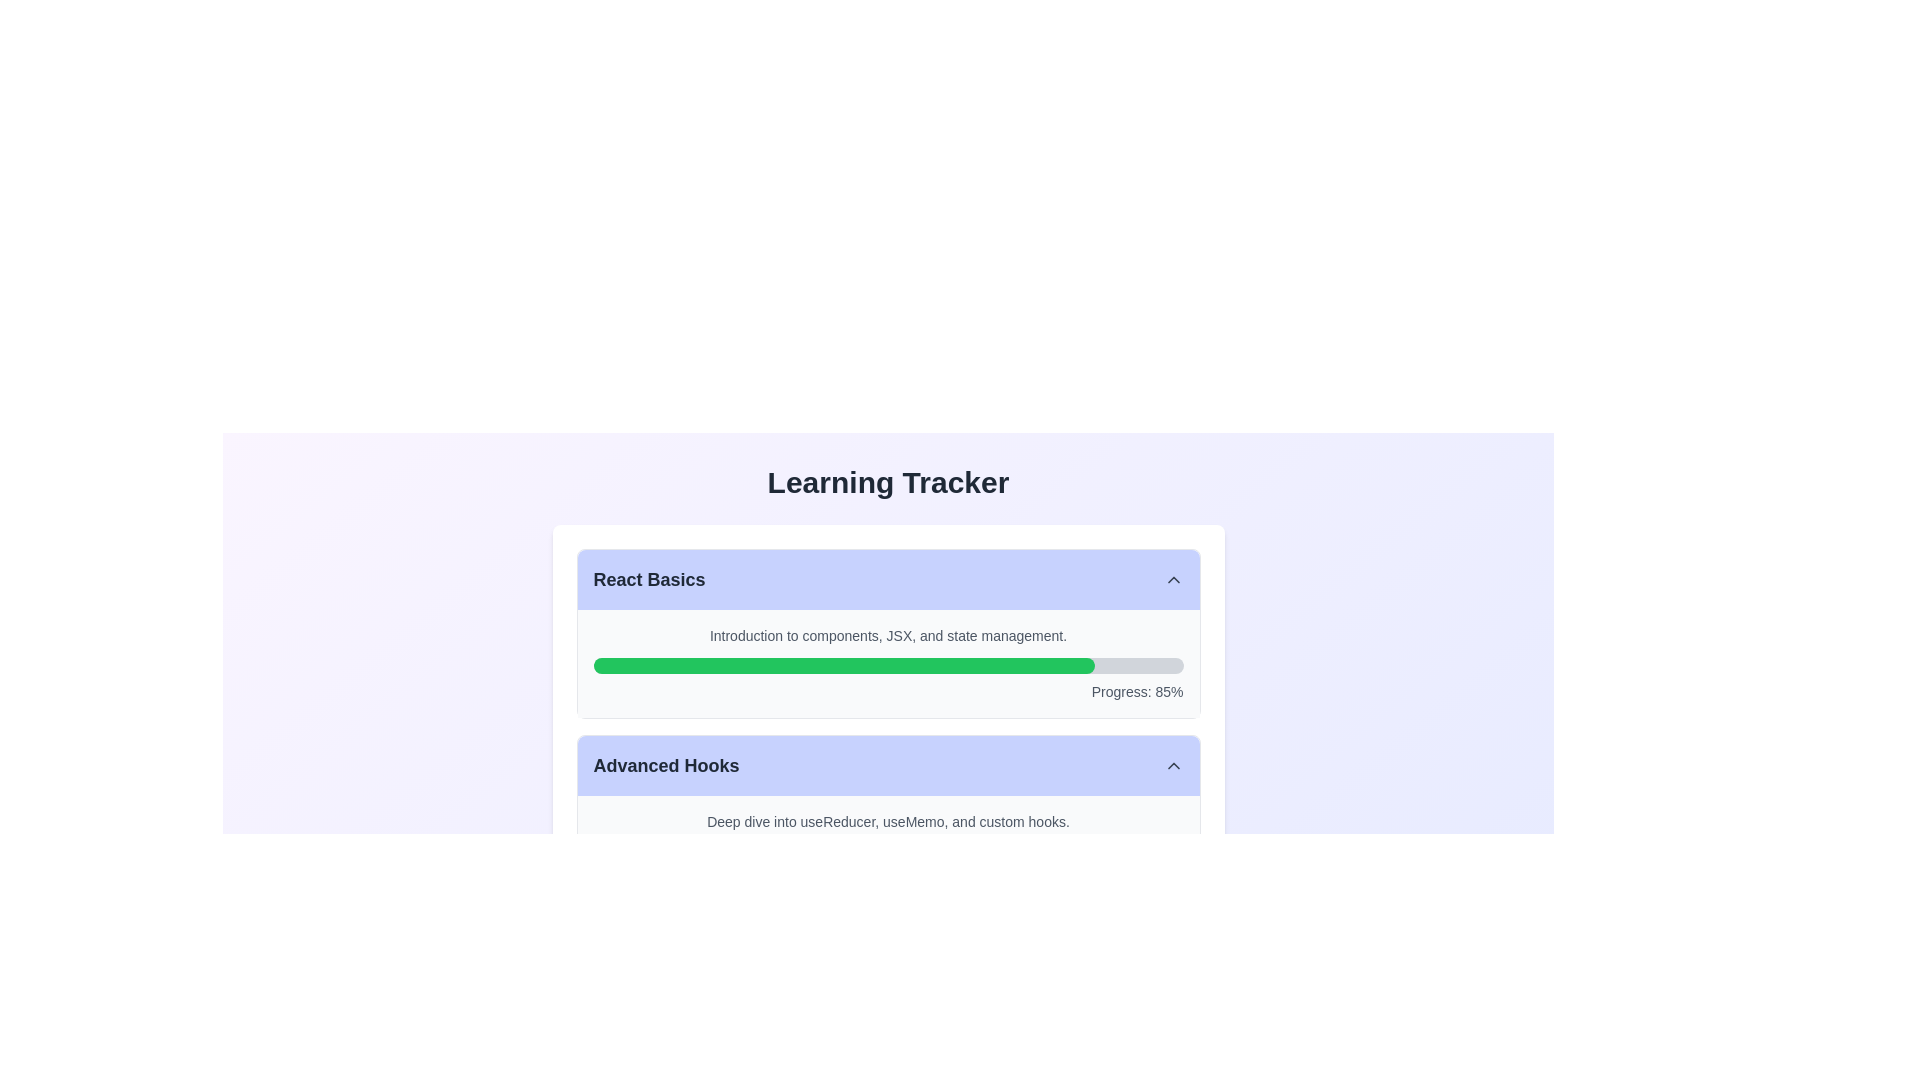  What do you see at coordinates (1173, 579) in the screenshot?
I see `the upward chevron icon in the upper-right corner of the 'React Basics' card to trigger any potential highlight effects` at bounding box center [1173, 579].